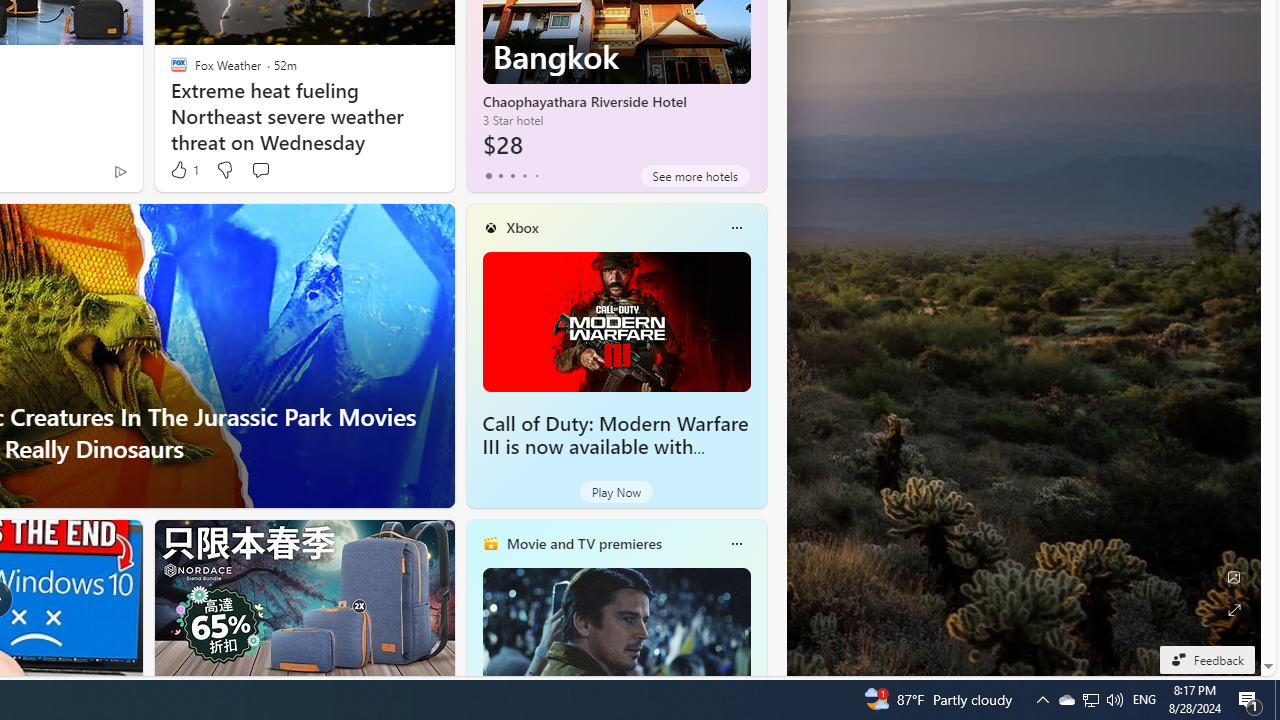 This screenshot has height=720, width=1280. What do you see at coordinates (512, 175) in the screenshot?
I see `'tab-2'` at bounding box center [512, 175].